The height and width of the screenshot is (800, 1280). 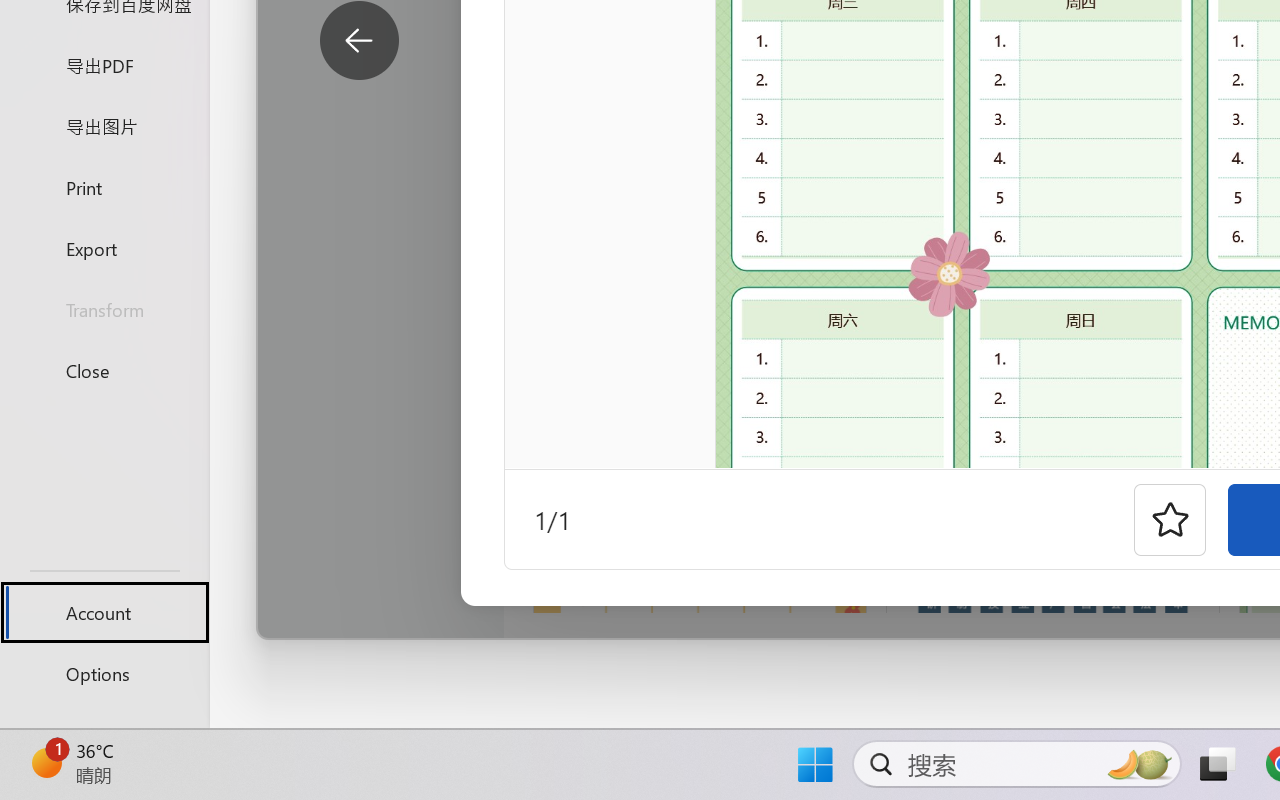 I want to click on 'Export', so click(x=103, y=247).